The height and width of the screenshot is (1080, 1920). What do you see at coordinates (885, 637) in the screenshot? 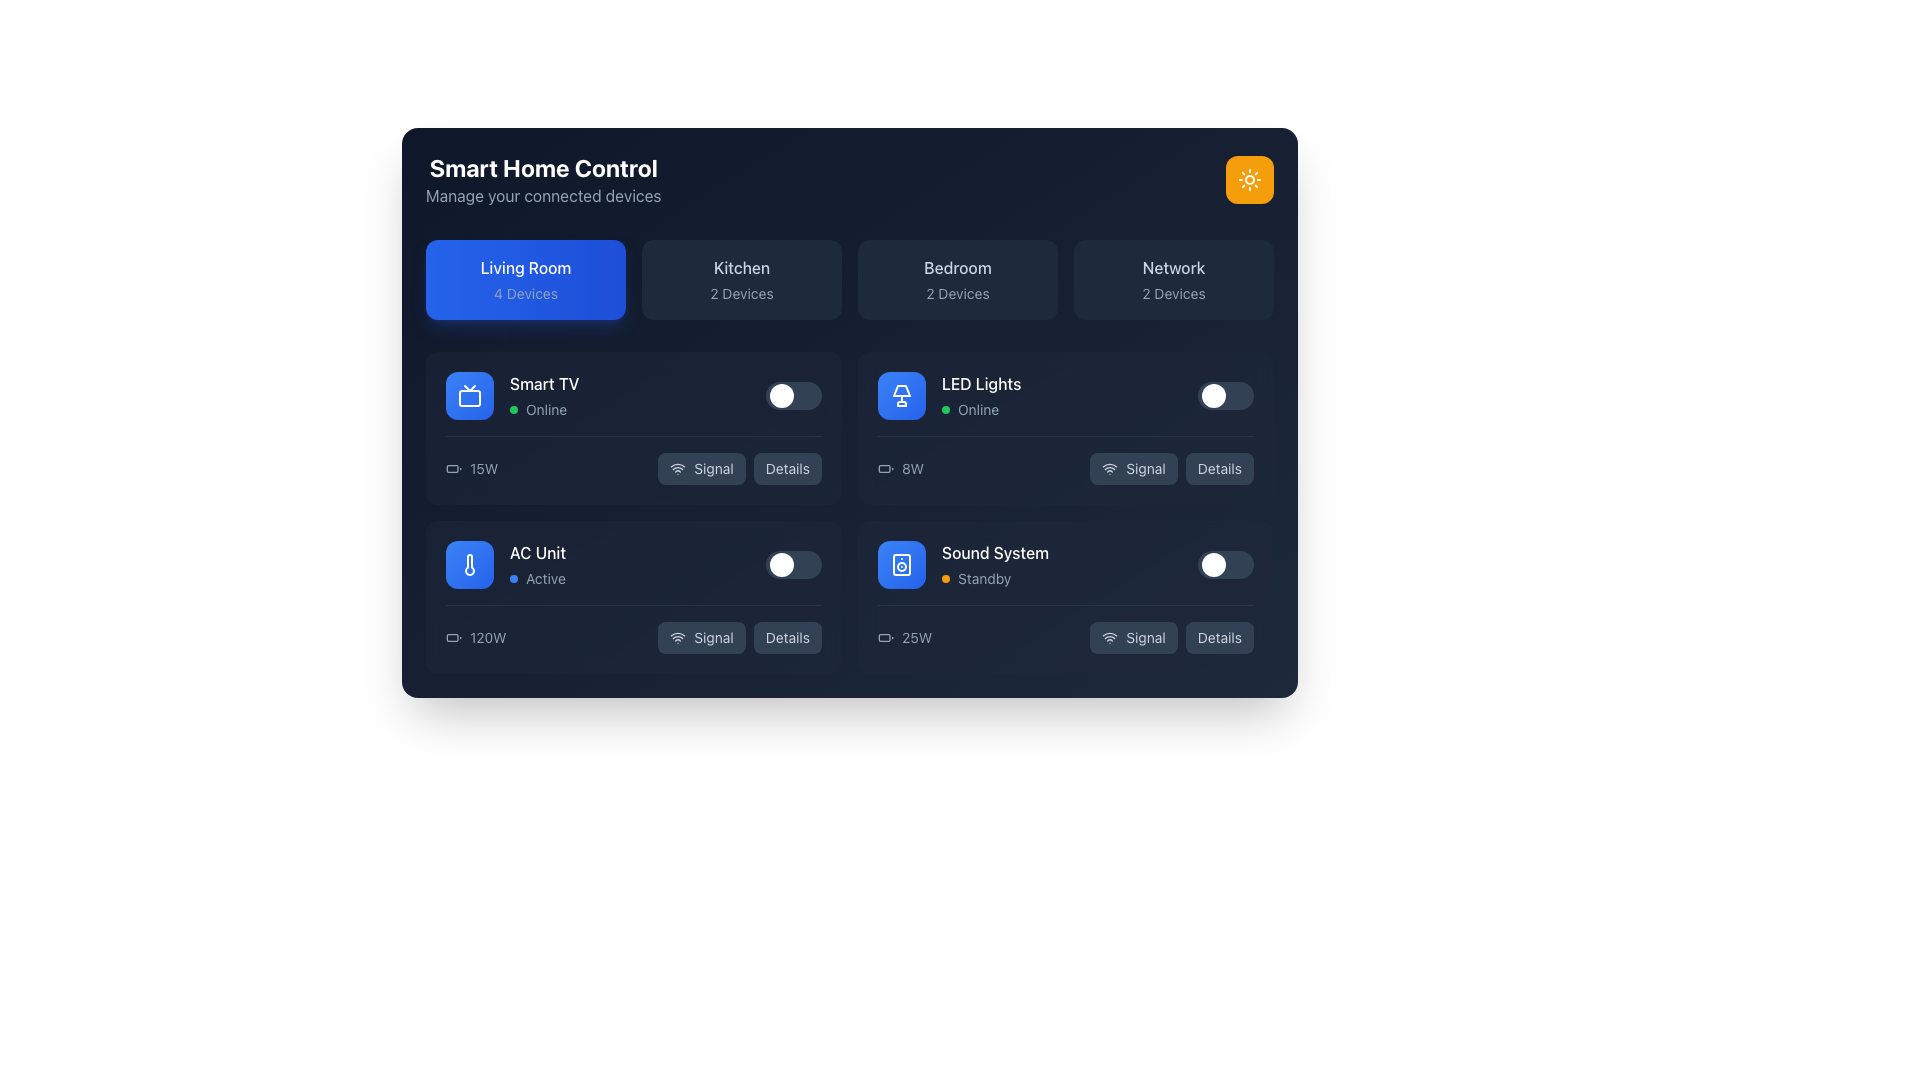
I see `the power specification icon located to the left of the text '25W'` at bounding box center [885, 637].